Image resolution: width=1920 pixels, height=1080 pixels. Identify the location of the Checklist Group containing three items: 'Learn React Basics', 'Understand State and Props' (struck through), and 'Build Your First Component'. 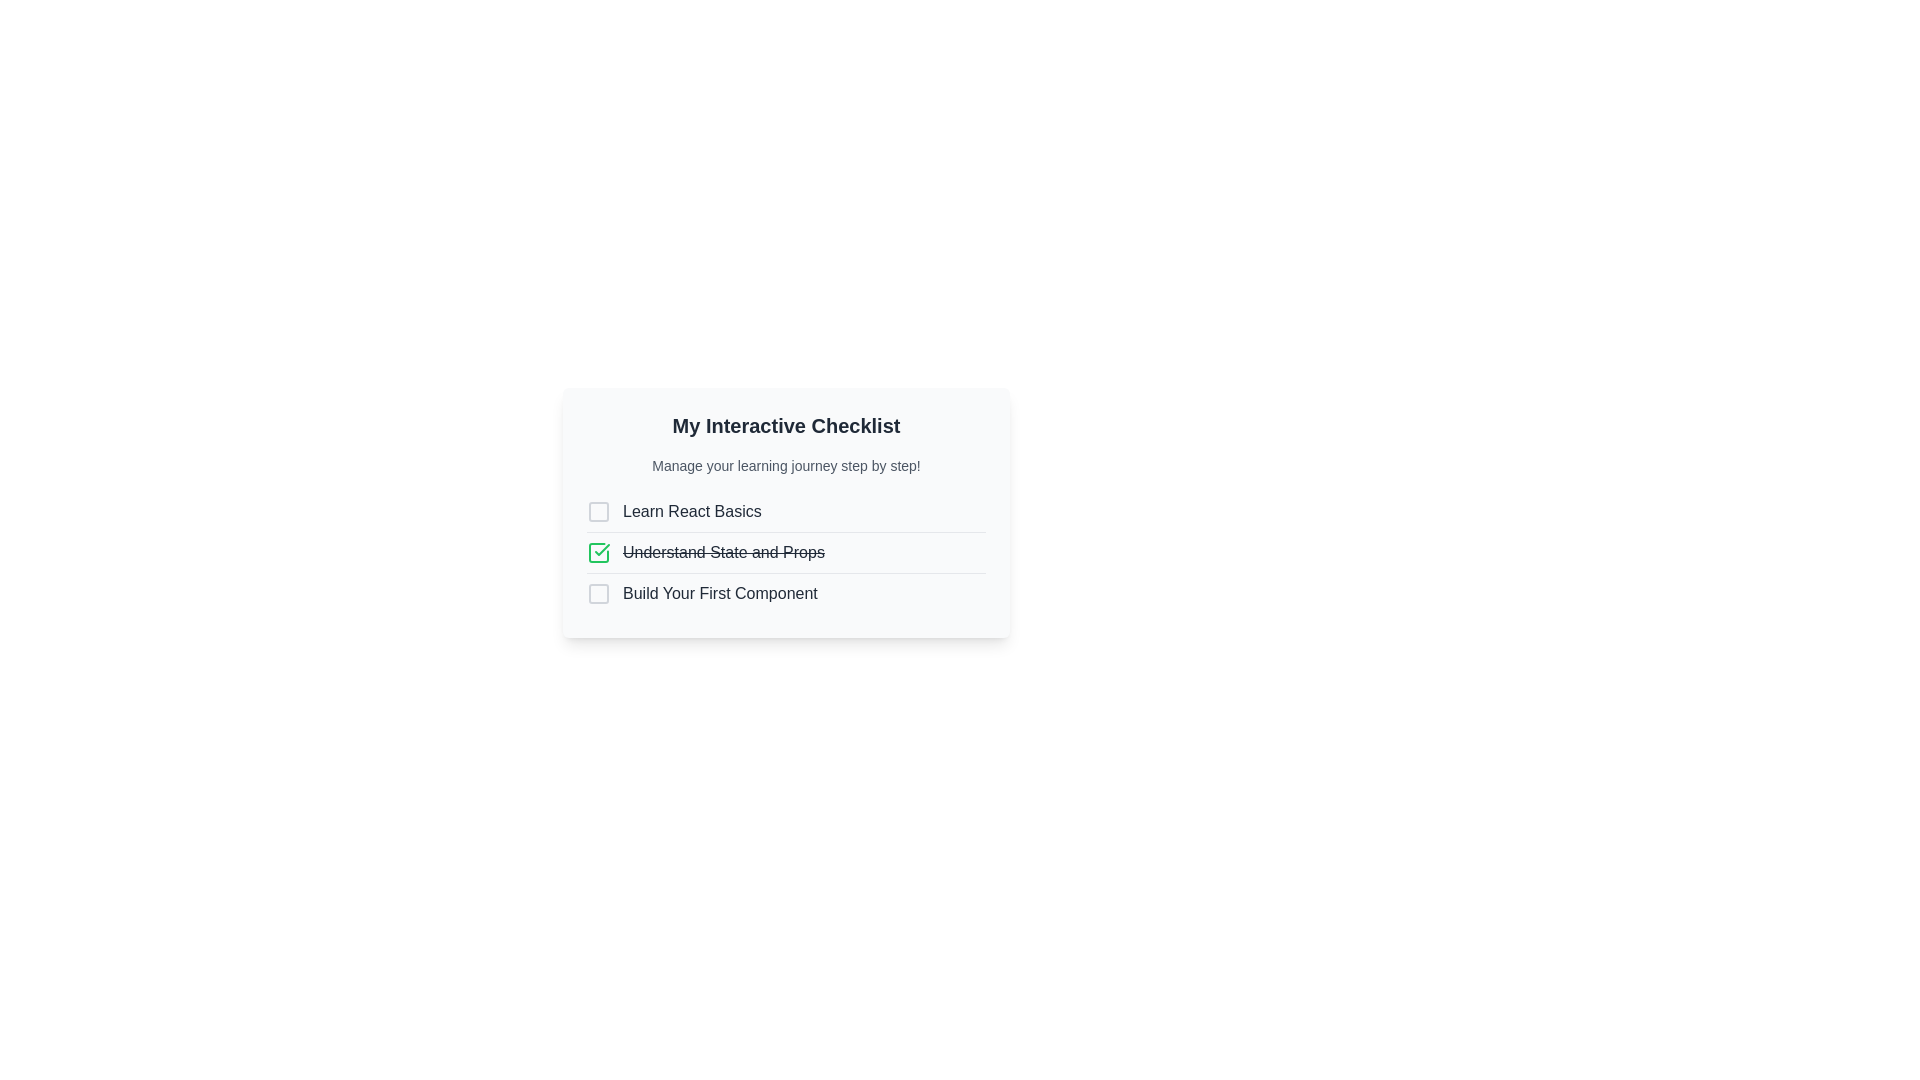
(785, 552).